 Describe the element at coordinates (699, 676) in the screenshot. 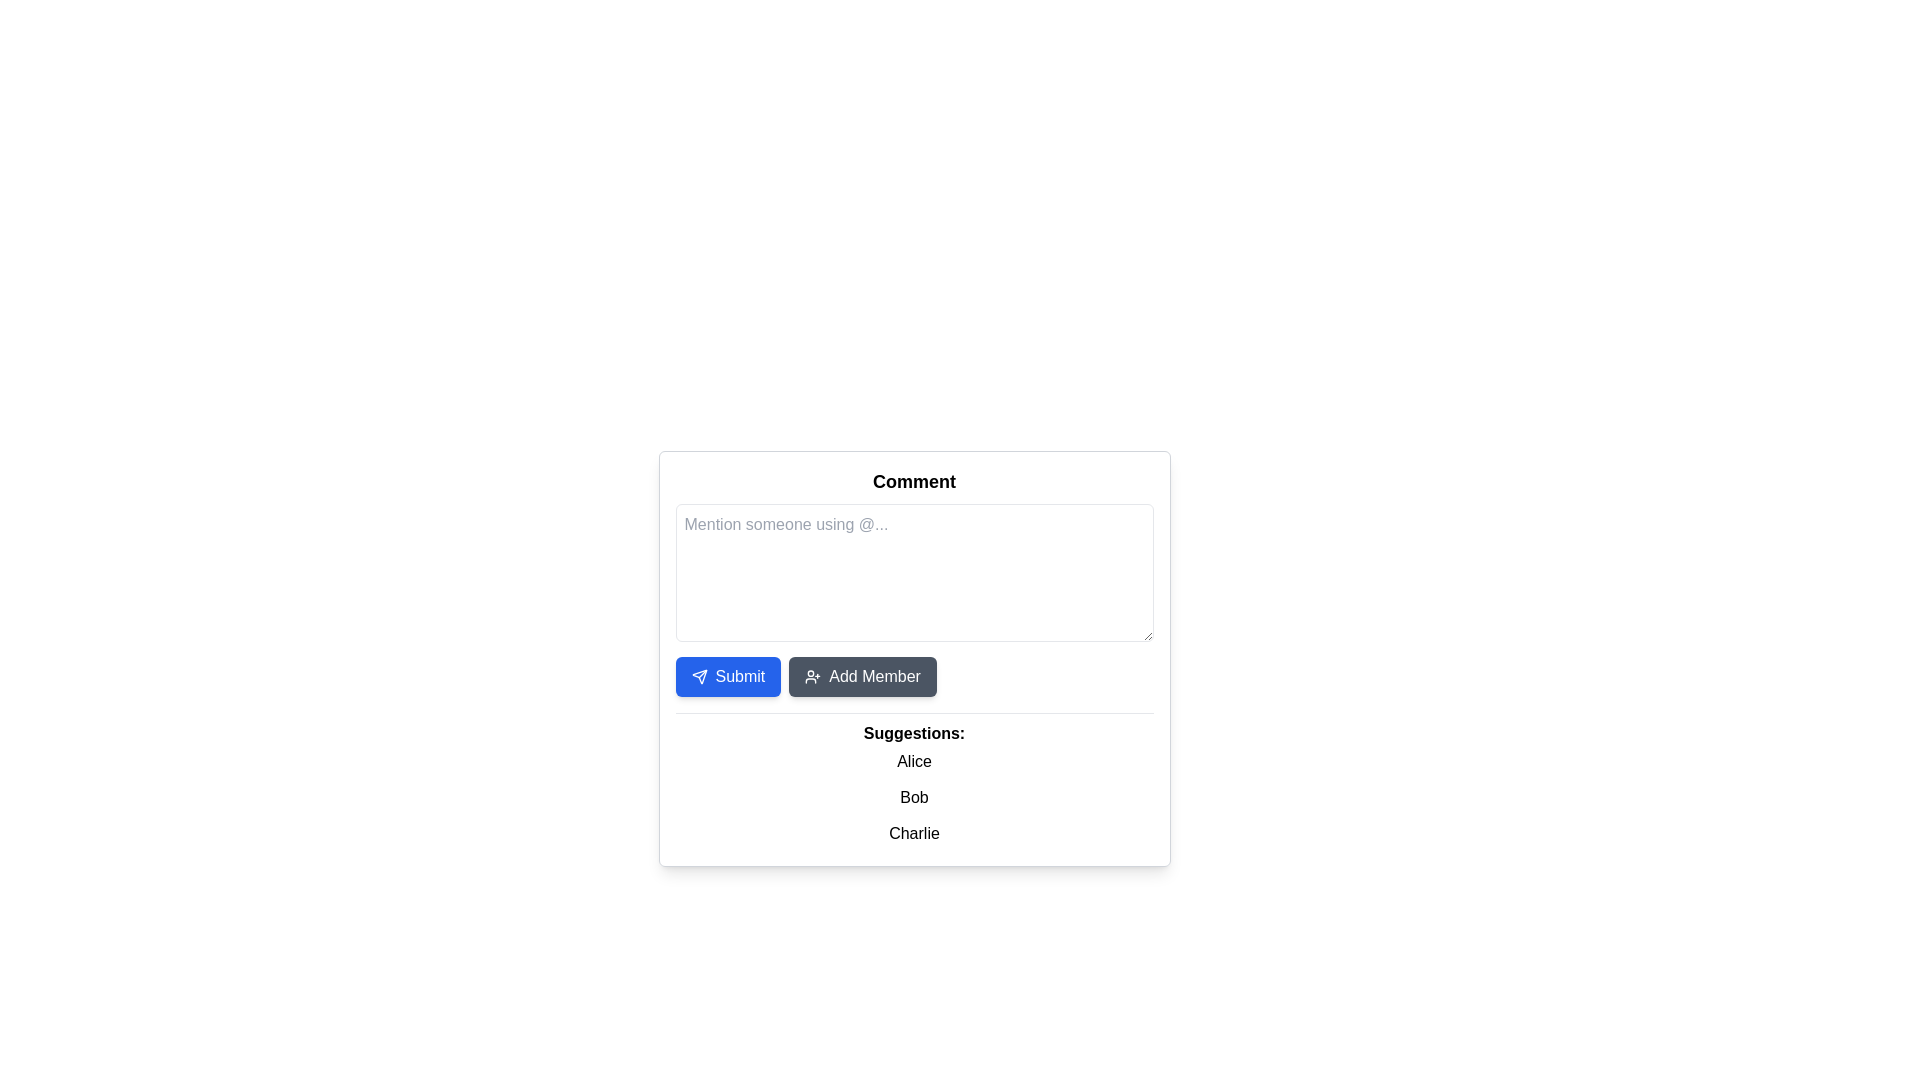

I see `the paper airplane icon located inside the 'Submit' button, which has a blue background and white text, positioned on the left side of the button's content` at that location.